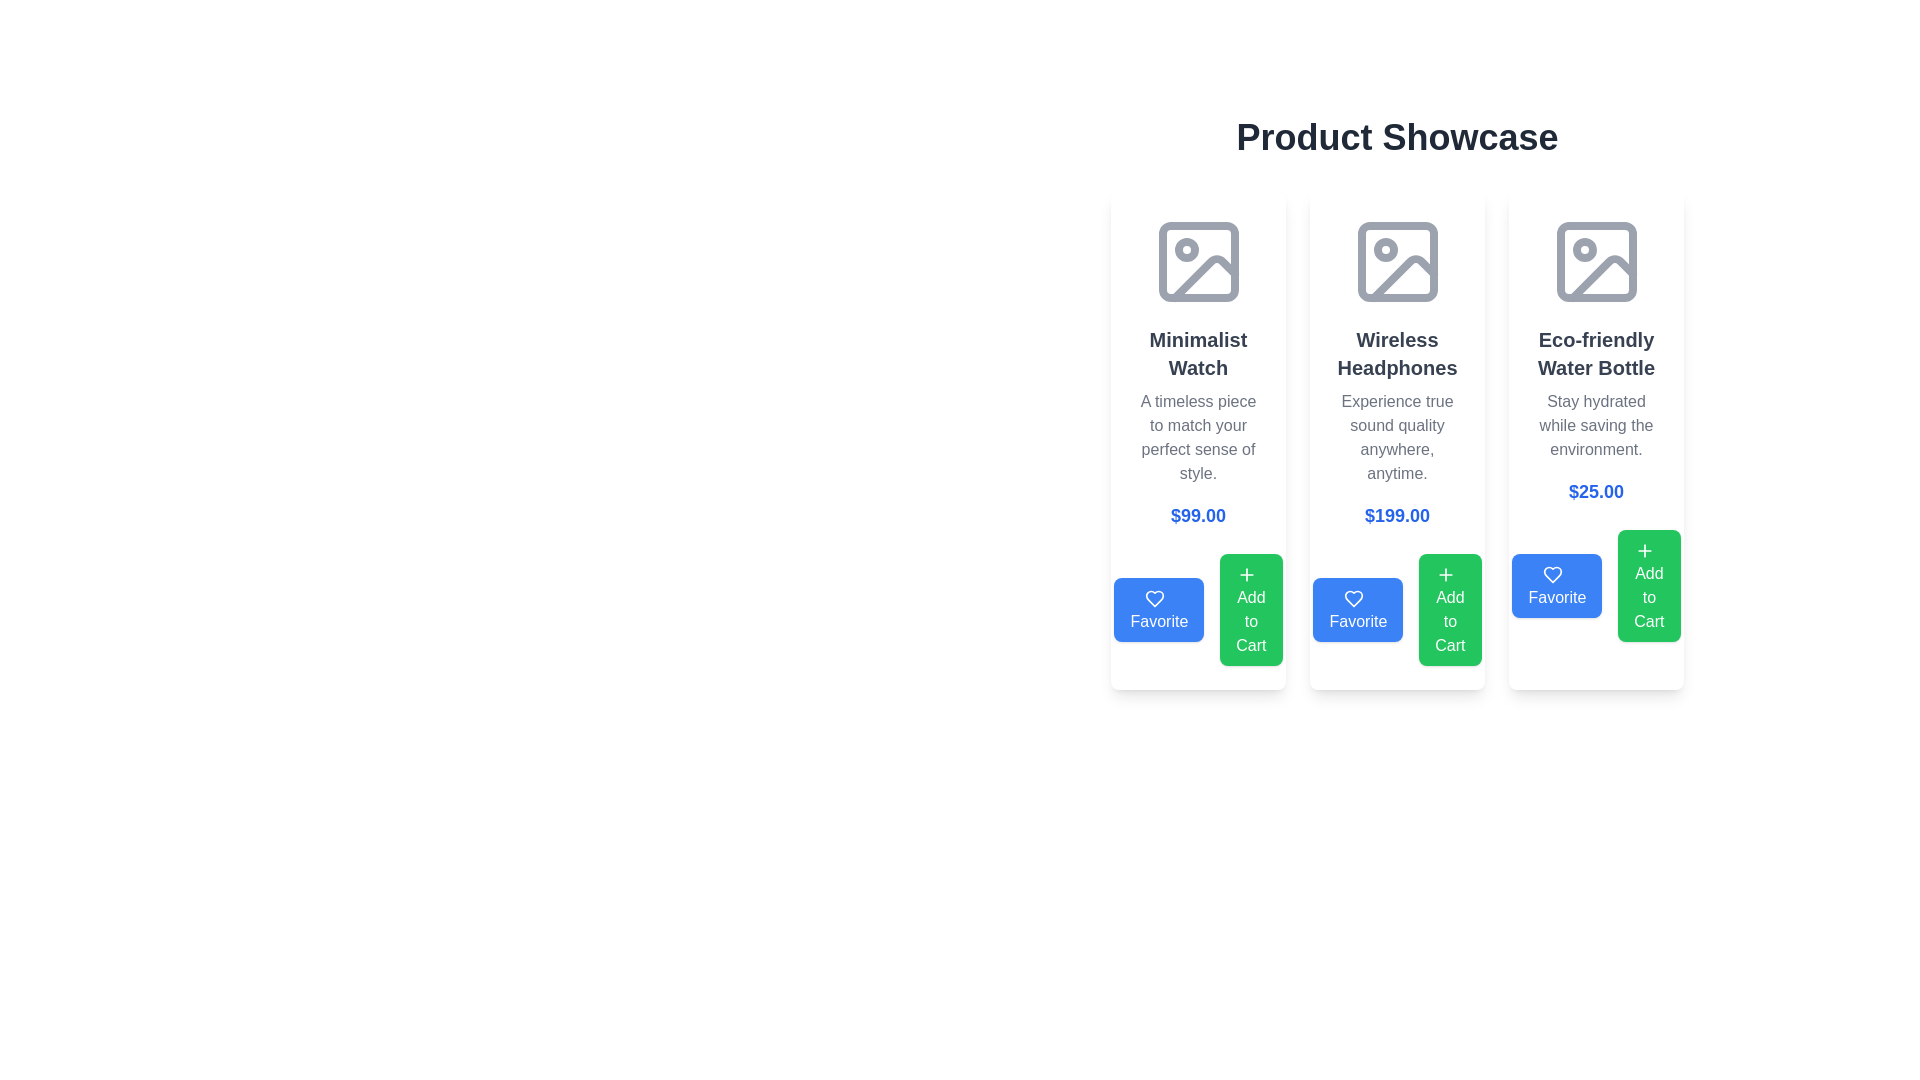 This screenshot has width=1920, height=1080. What do you see at coordinates (1250, 608) in the screenshot?
I see `the 'Add to Cart' button located below the price text and to the right of the 'Favorite' button within the product card` at bounding box center [1250, 608].